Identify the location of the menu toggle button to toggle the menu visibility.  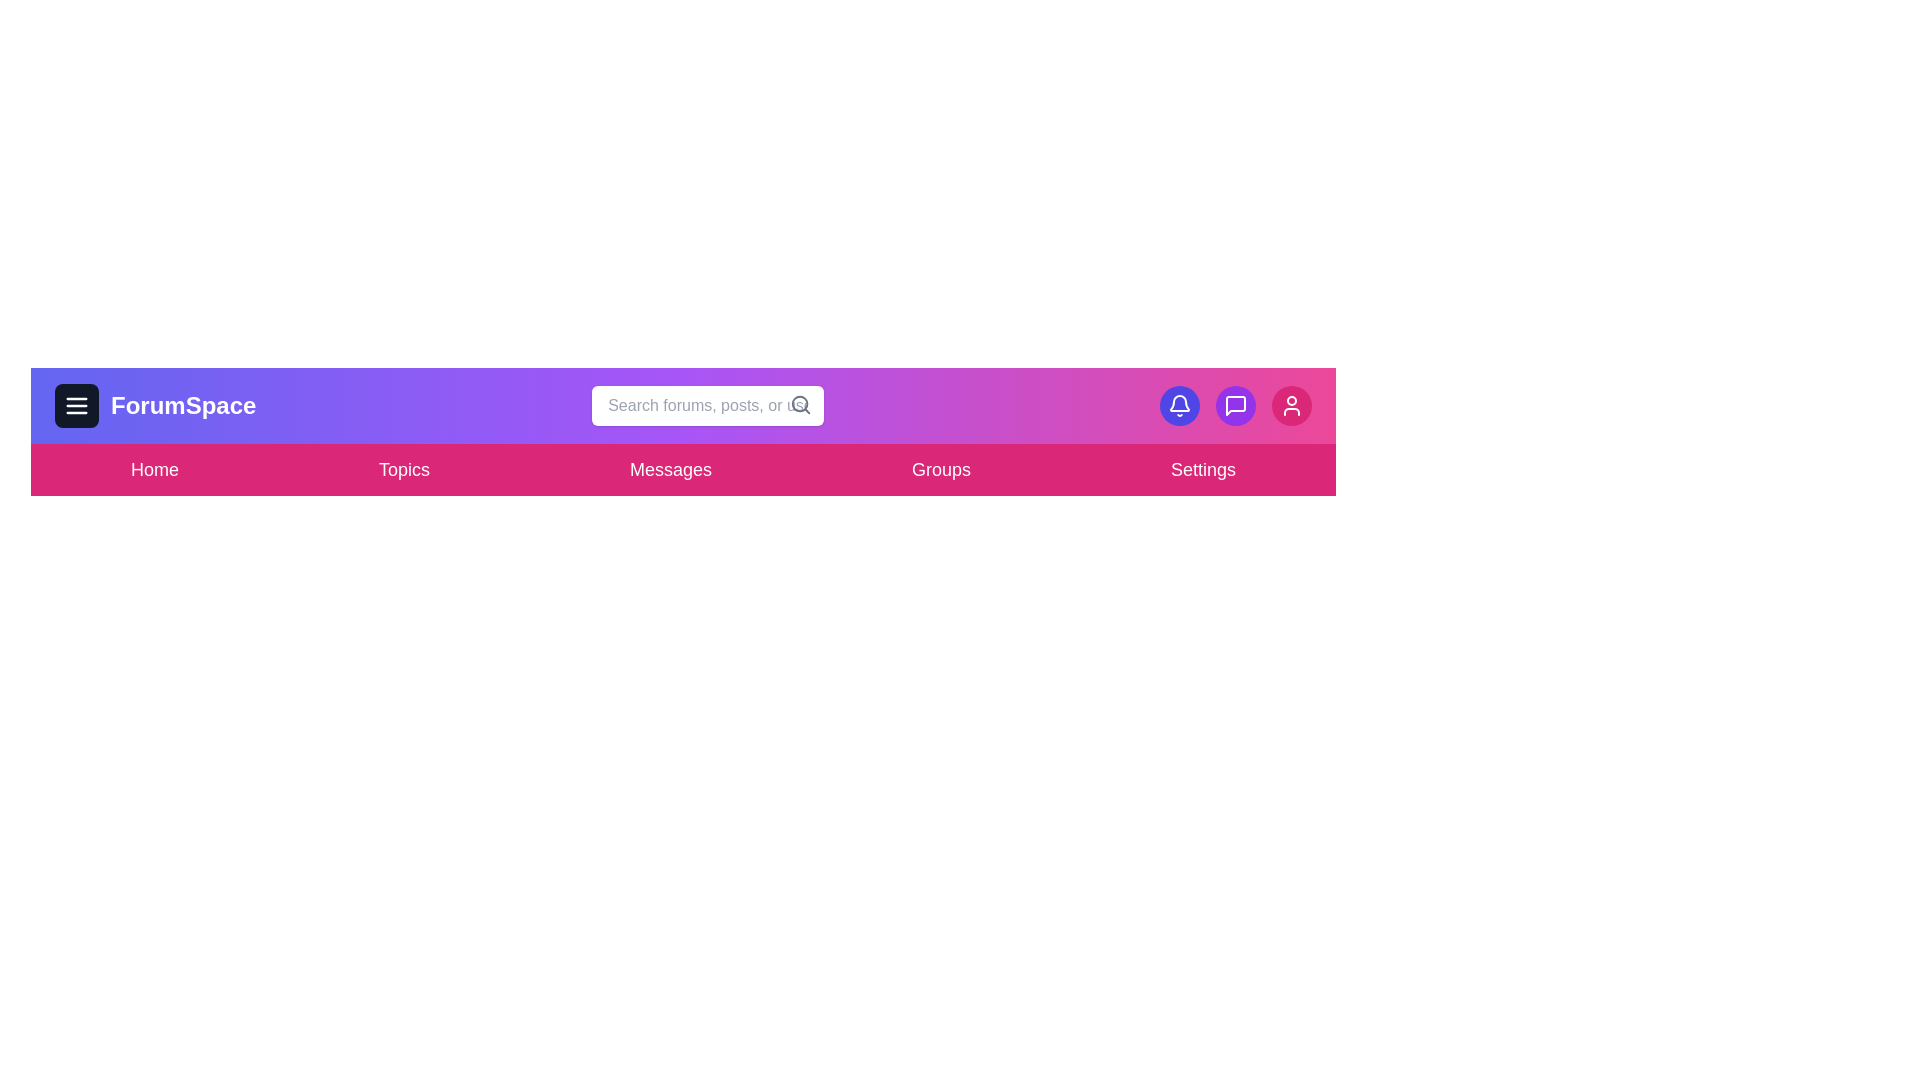
(76, 405).